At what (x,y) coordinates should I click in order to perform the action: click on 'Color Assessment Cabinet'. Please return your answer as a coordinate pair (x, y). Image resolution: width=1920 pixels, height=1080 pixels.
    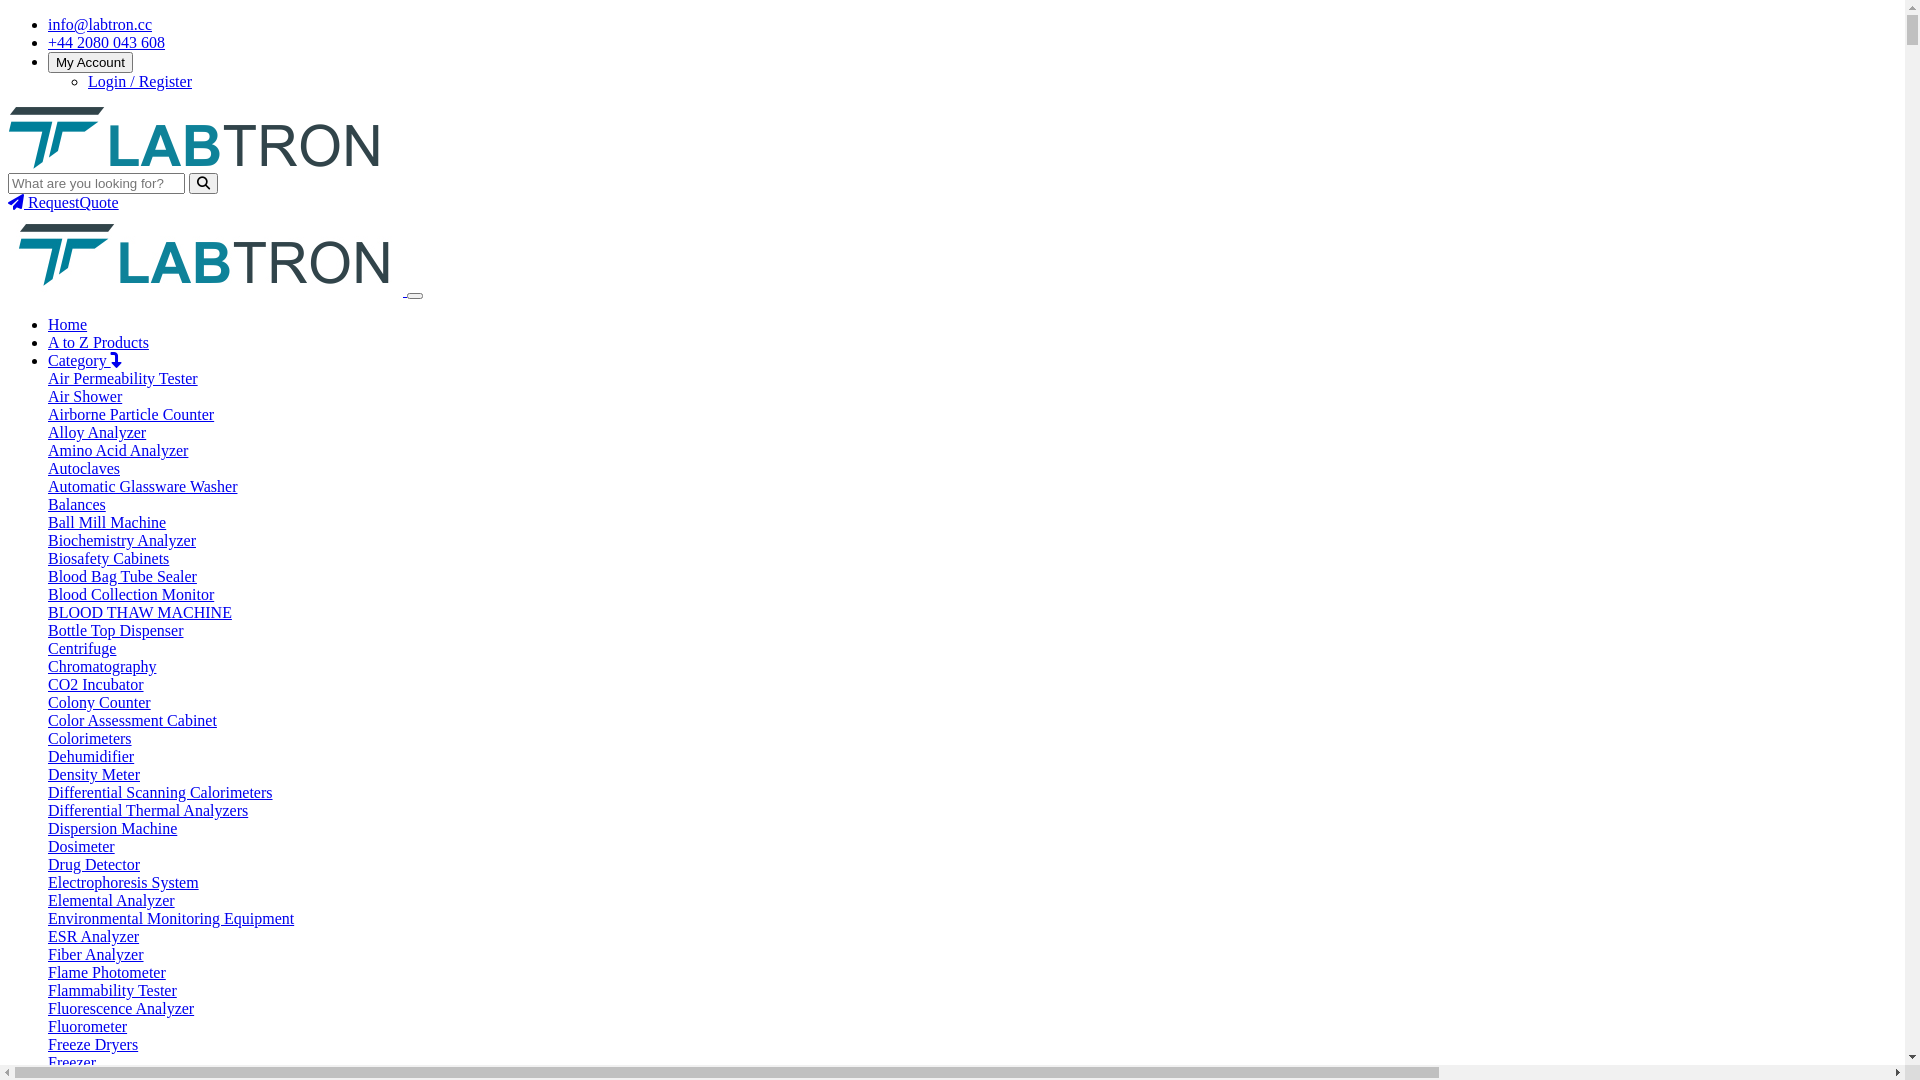
    Looking at the image, I should click on (131, 720).